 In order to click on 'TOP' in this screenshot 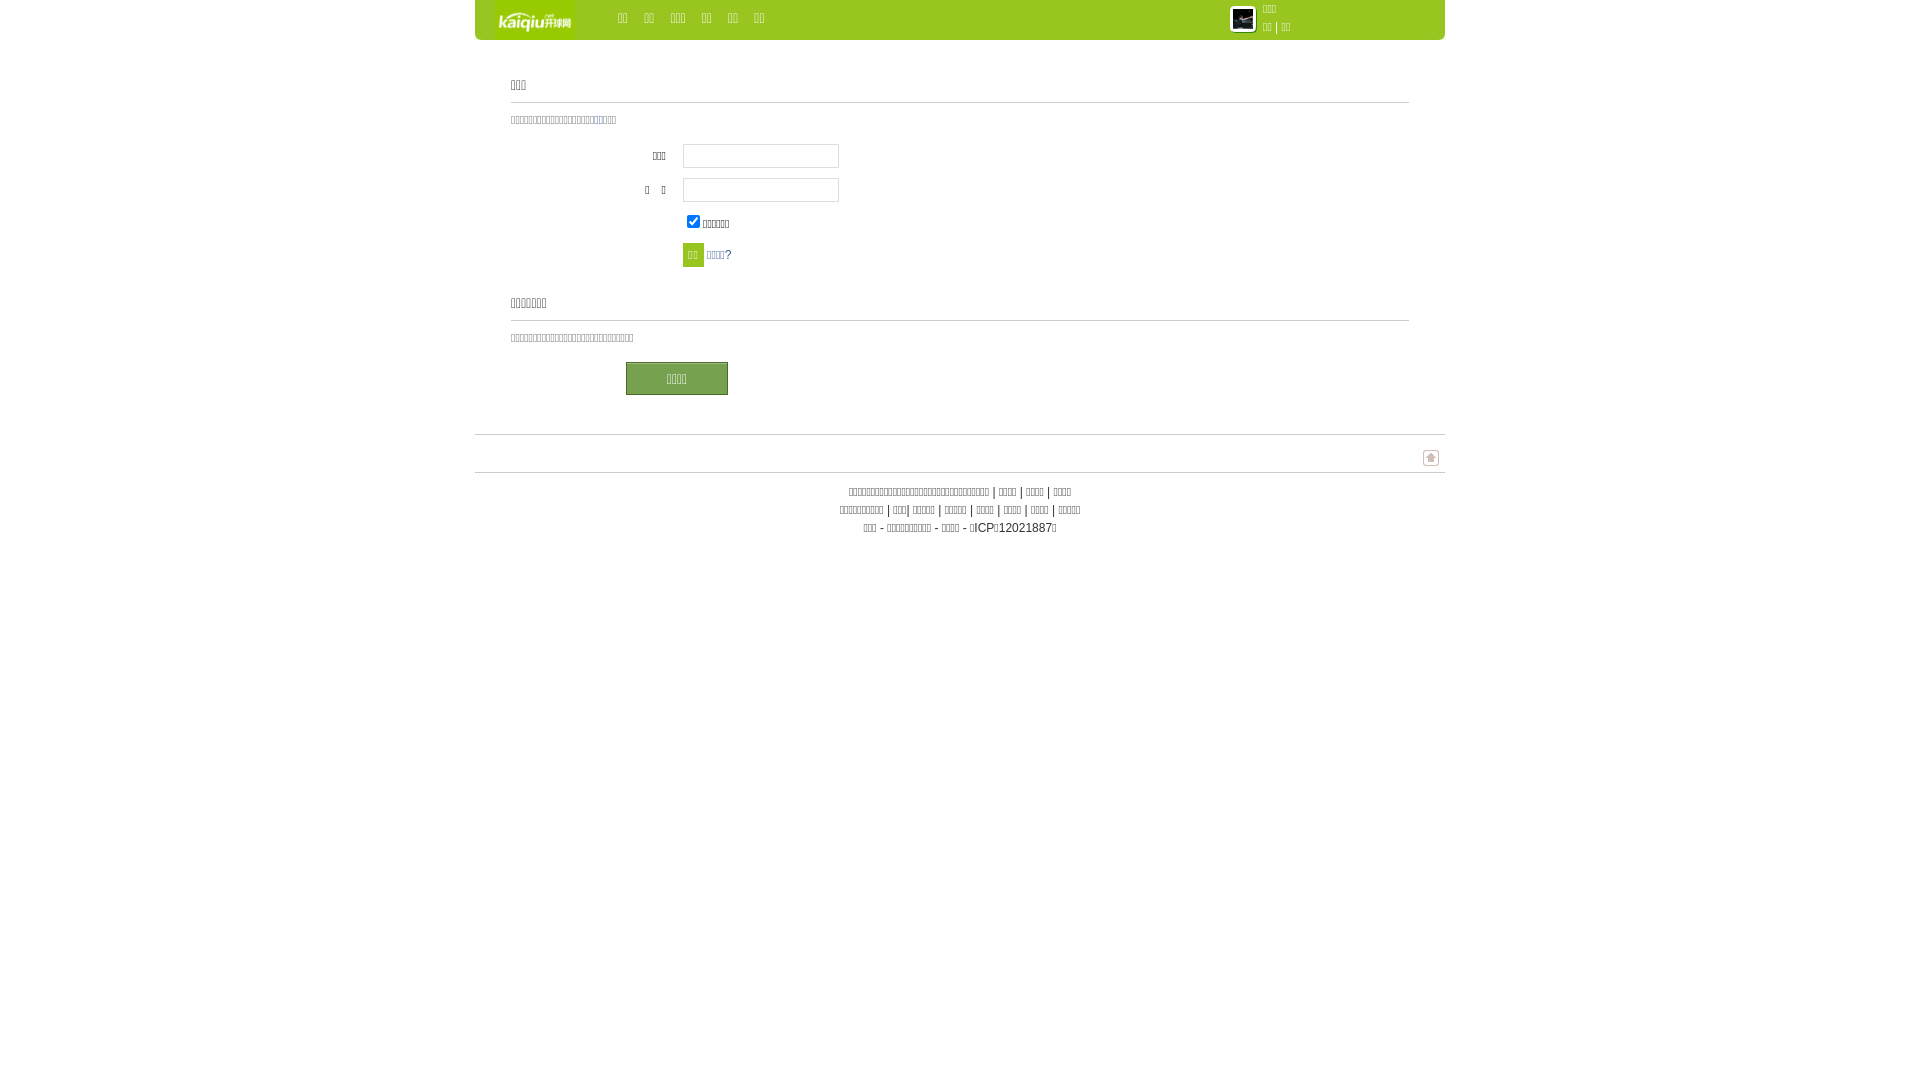, I will do `click(1429, 467)`.